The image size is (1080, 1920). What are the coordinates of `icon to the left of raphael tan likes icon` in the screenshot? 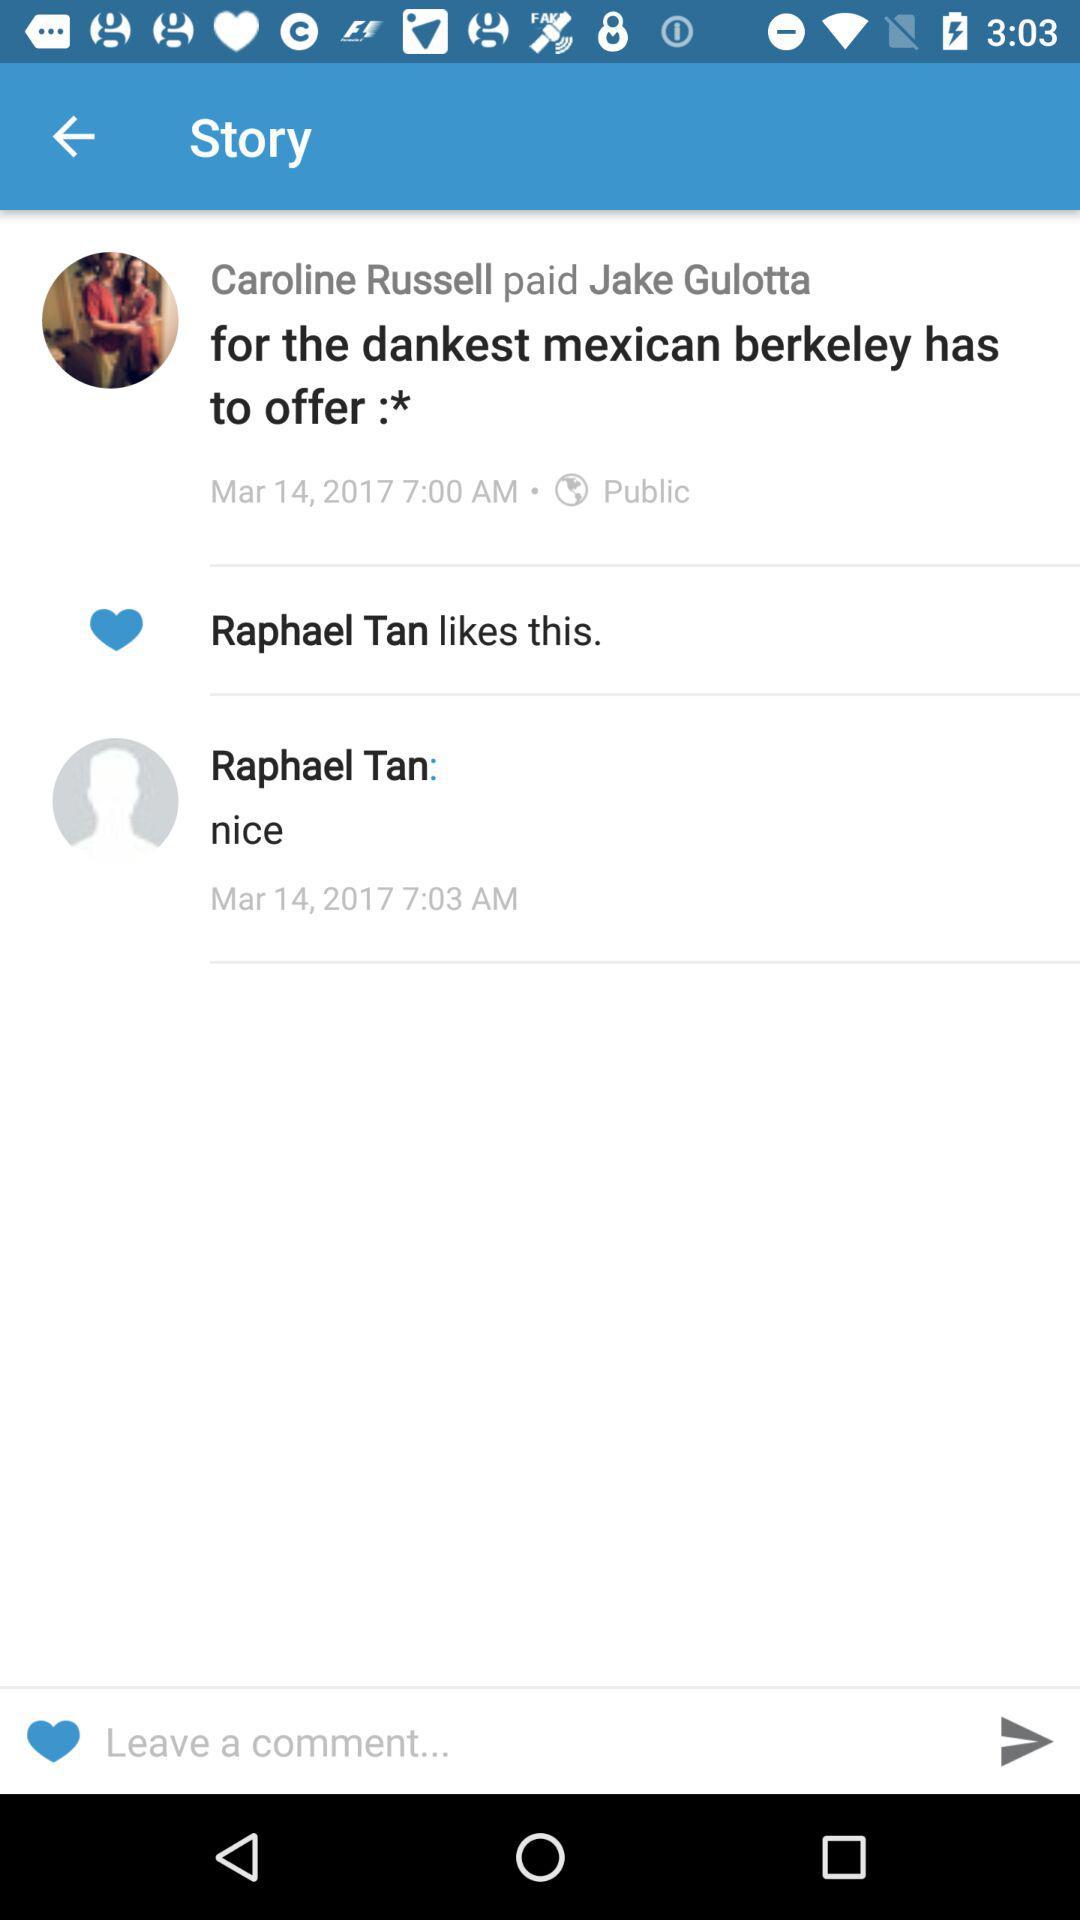 It's located at (115, 628).